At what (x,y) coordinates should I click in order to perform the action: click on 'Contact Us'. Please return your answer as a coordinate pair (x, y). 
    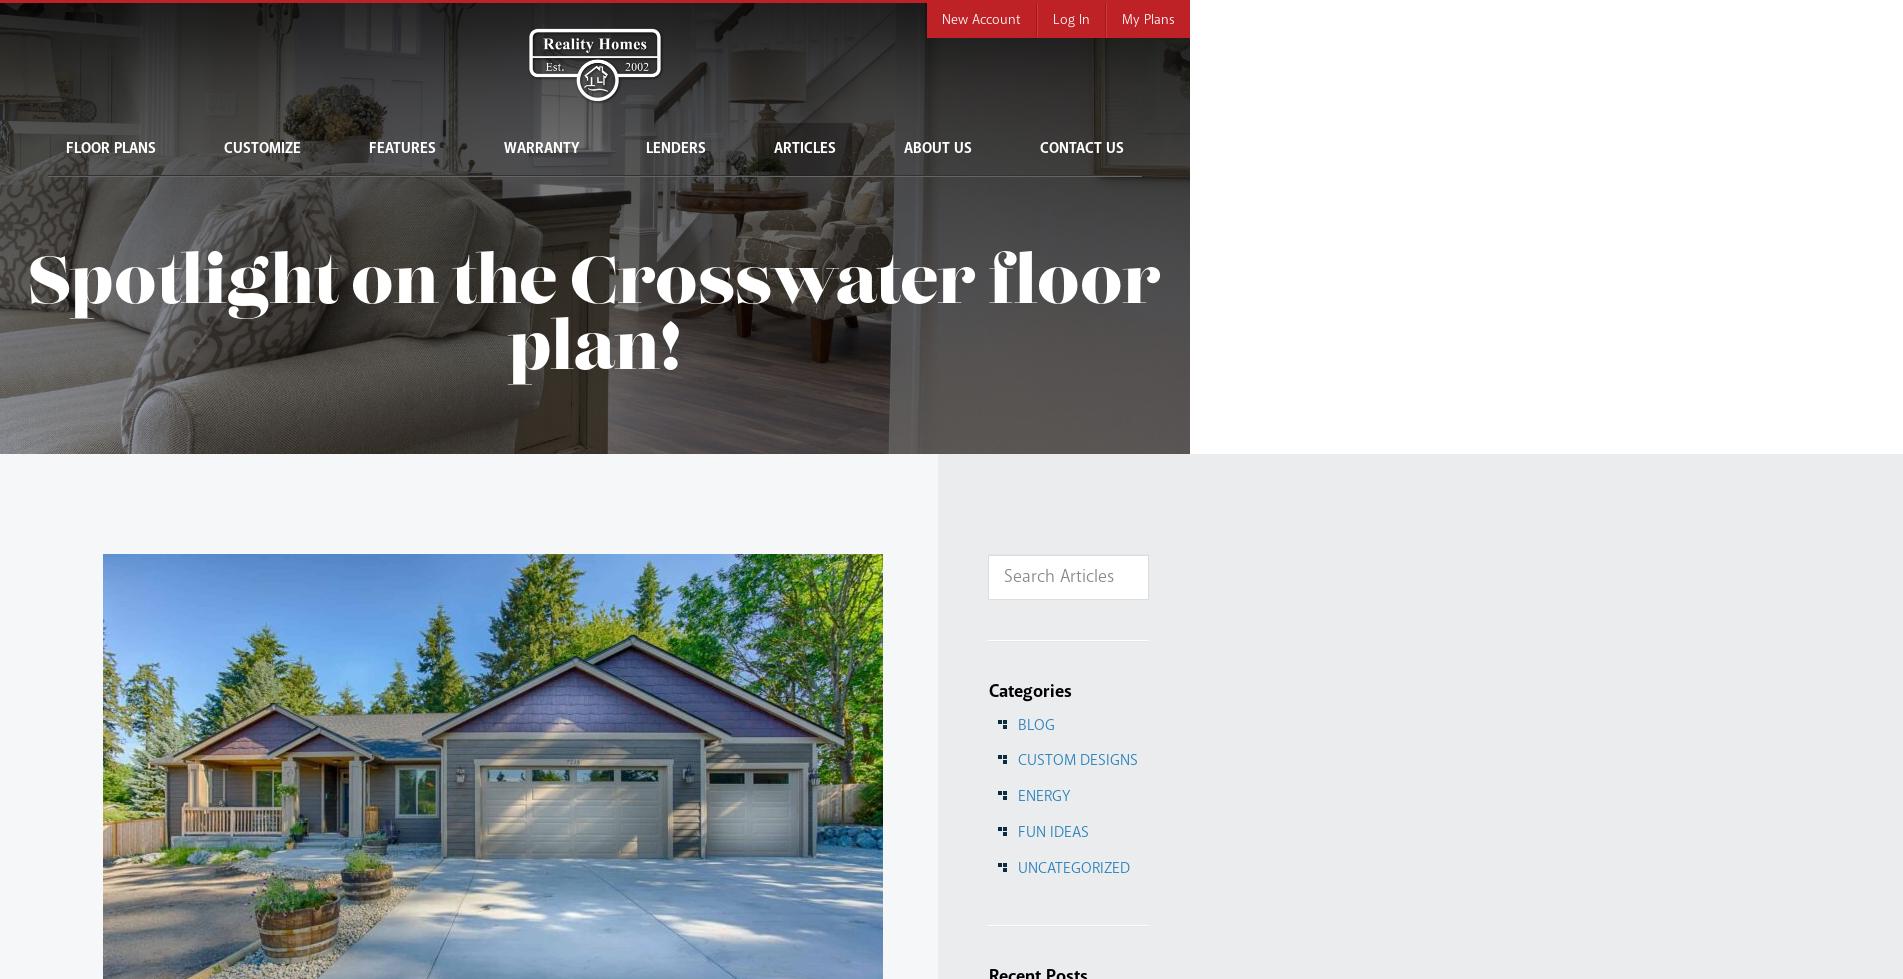
    Looking at the image, I should click on (1081, 149).